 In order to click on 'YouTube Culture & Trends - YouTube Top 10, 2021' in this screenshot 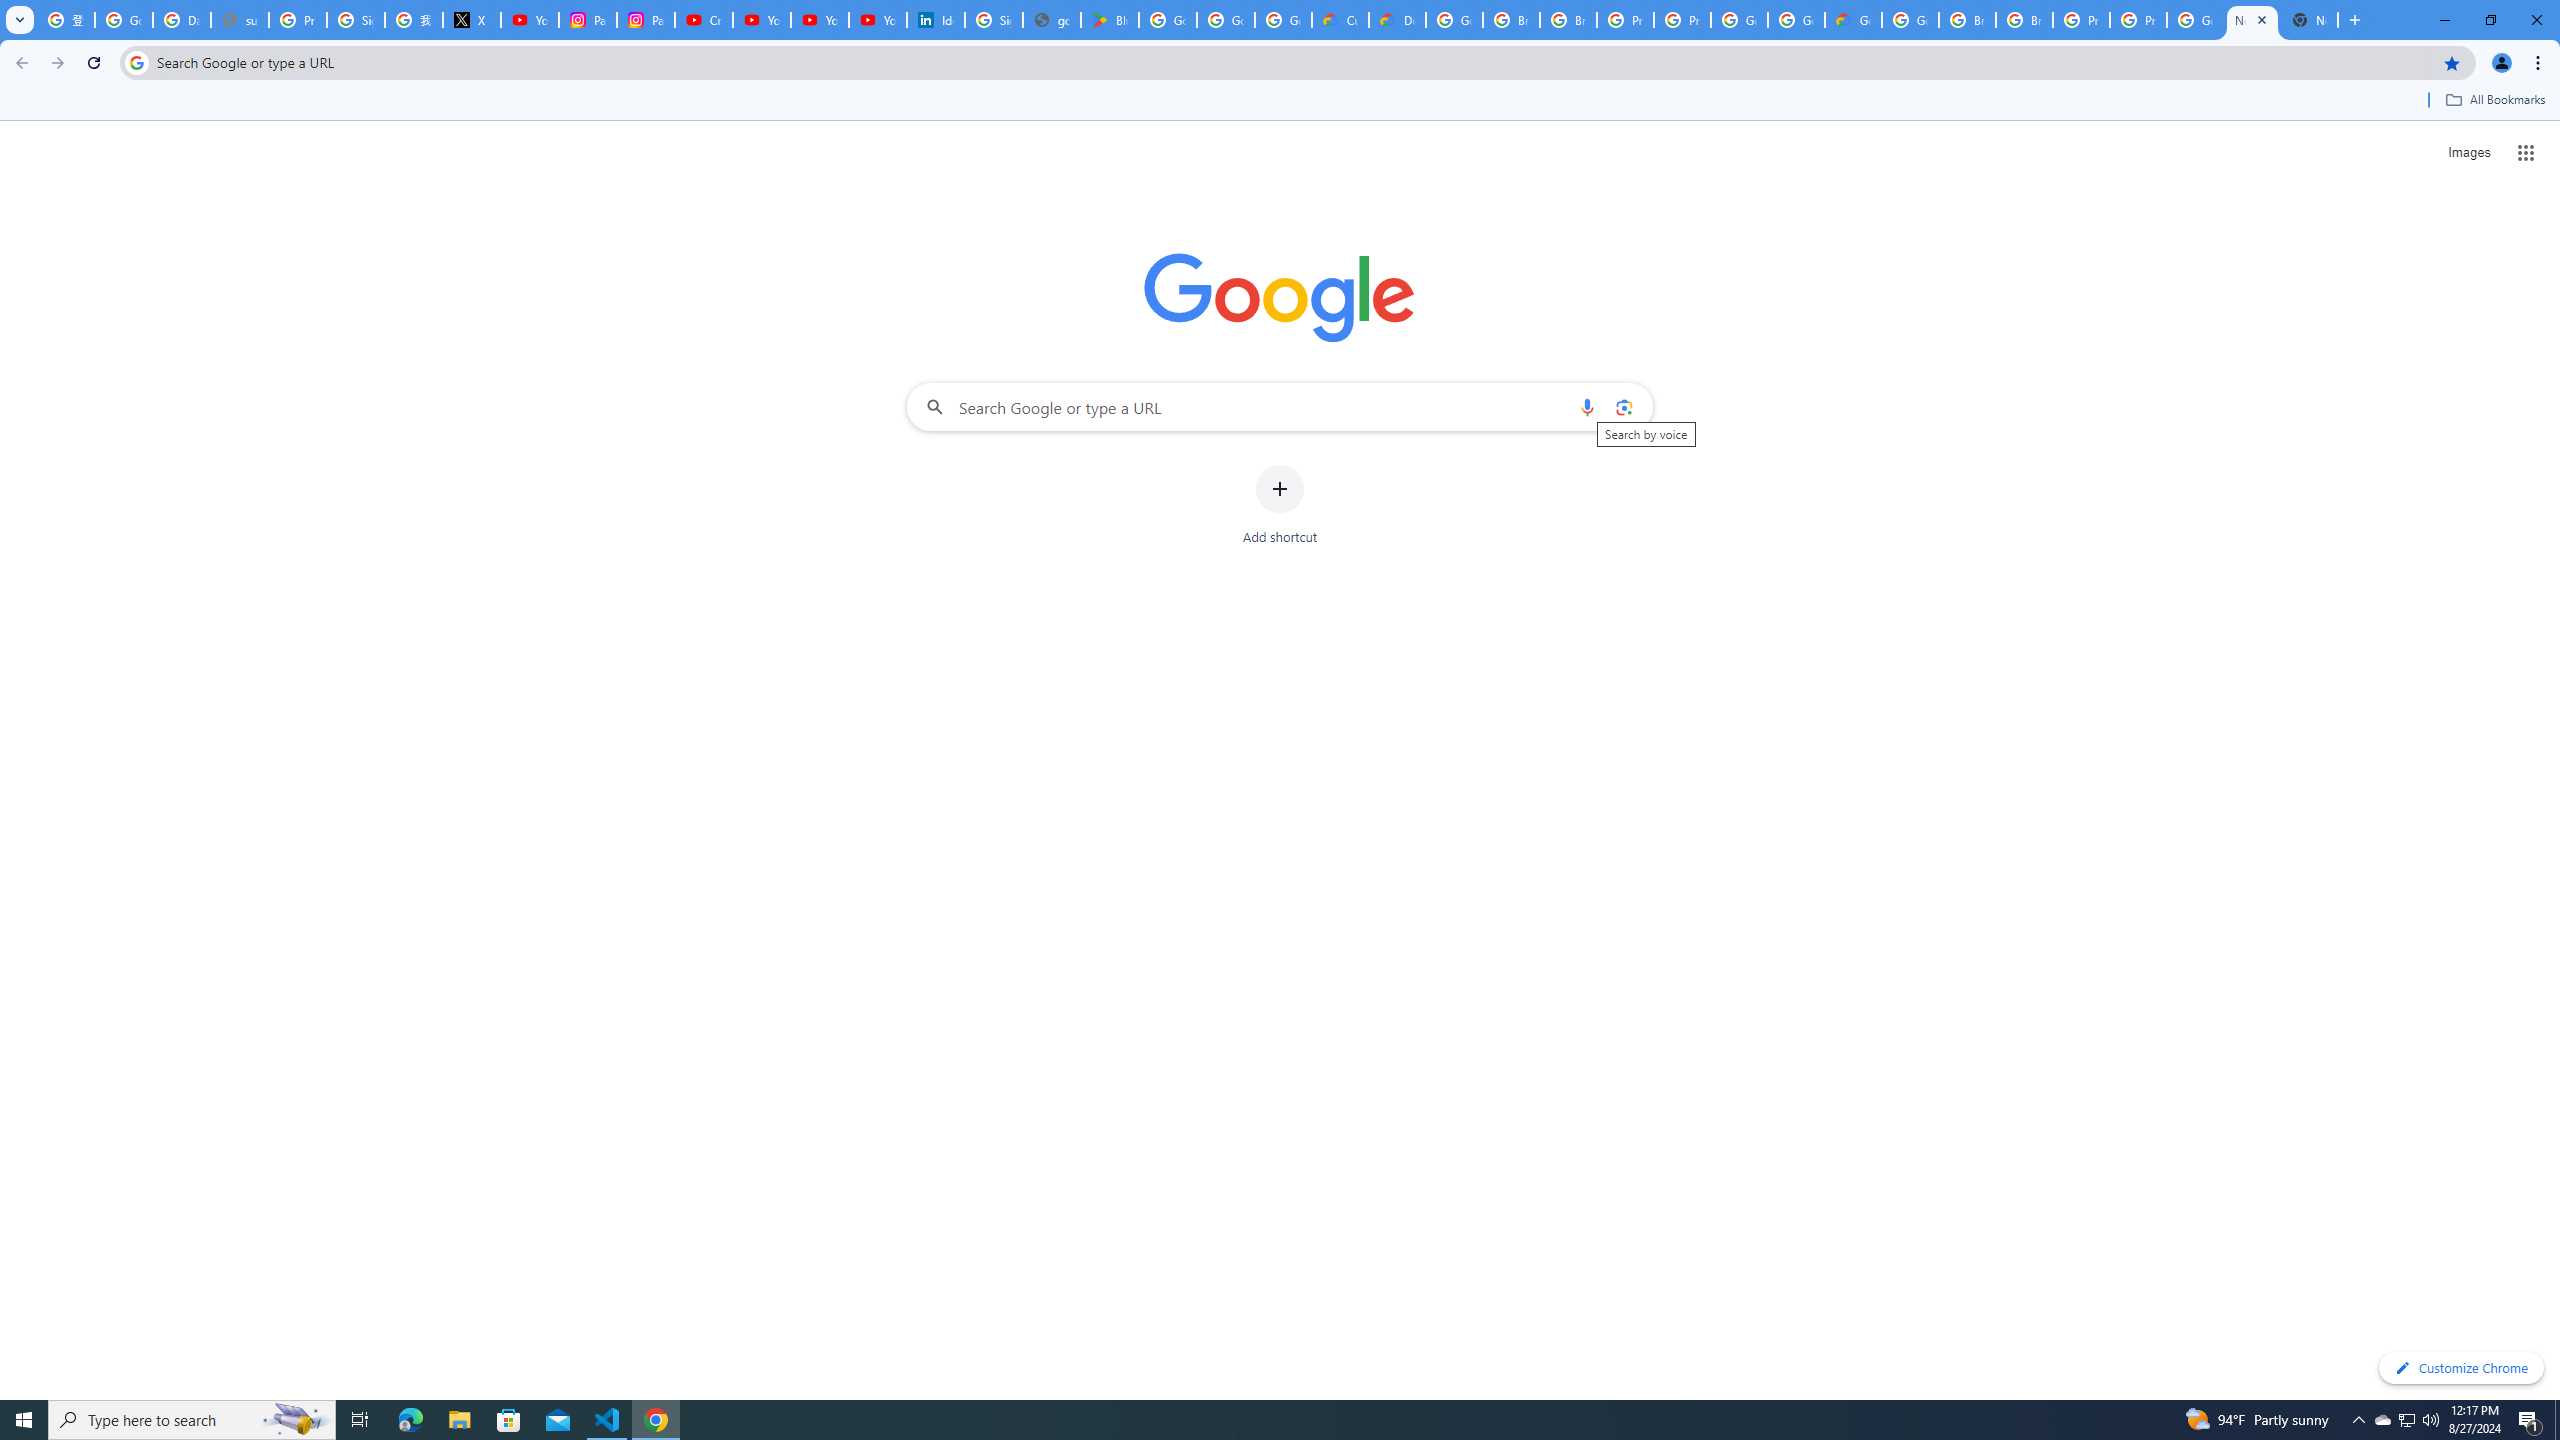, I will do `click(819, 19)`.